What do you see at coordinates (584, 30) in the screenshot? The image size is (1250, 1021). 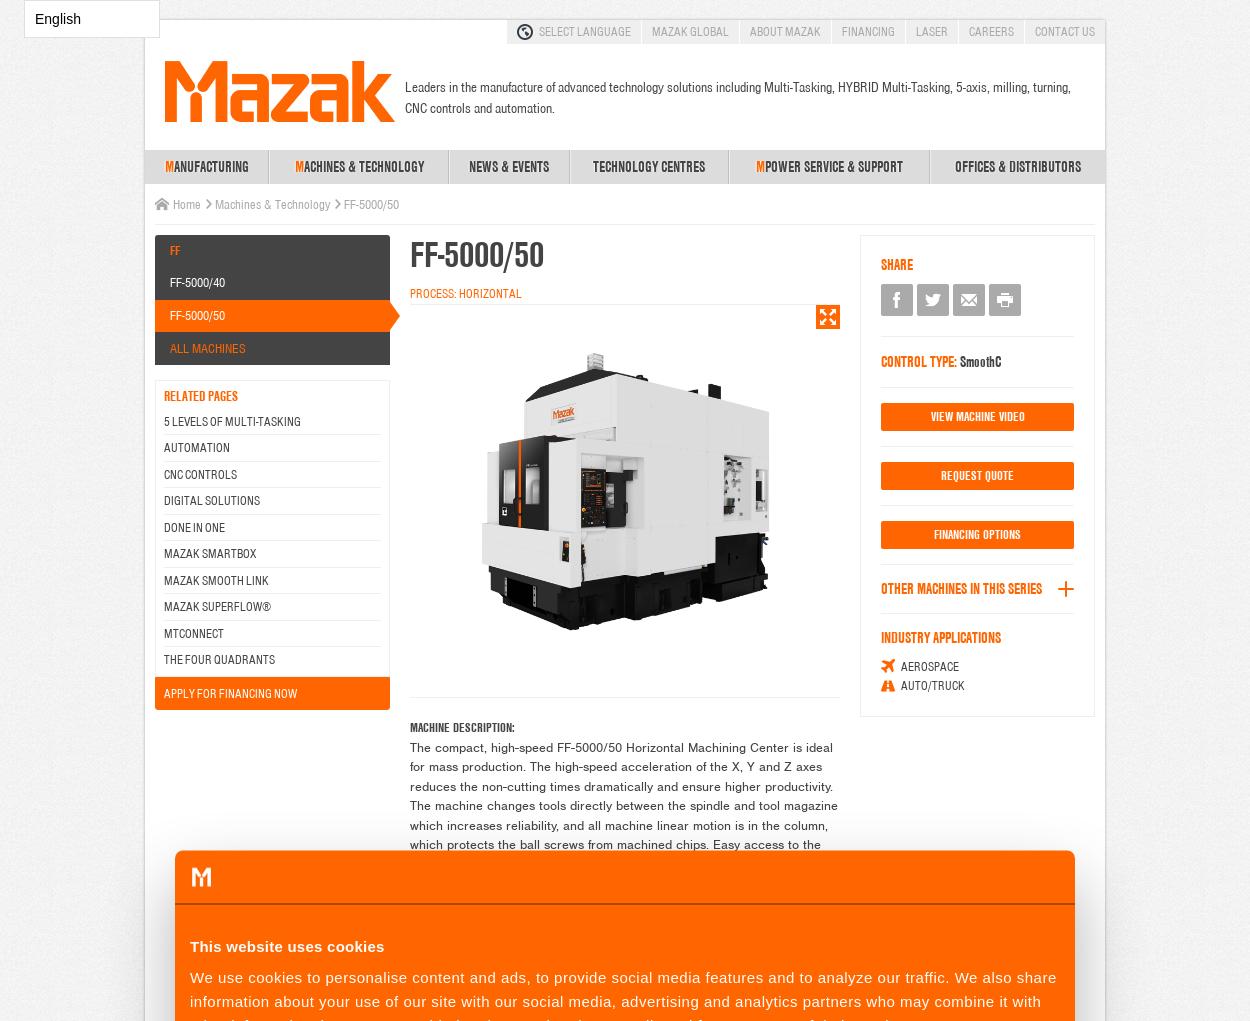 I see `'Select Language'` at bounding box center [584, 30].